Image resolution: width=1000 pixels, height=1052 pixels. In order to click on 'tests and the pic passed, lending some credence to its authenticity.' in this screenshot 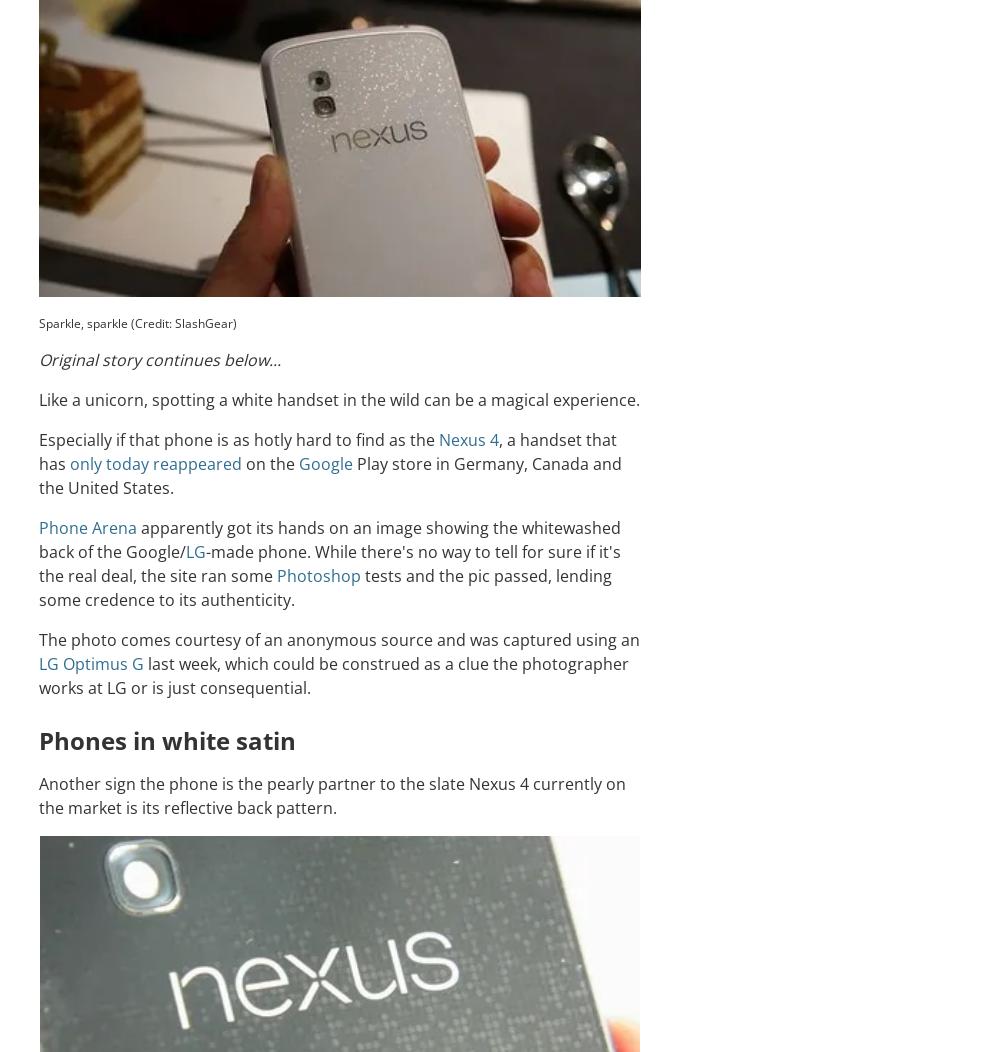, I will do `click(324, 586)`.